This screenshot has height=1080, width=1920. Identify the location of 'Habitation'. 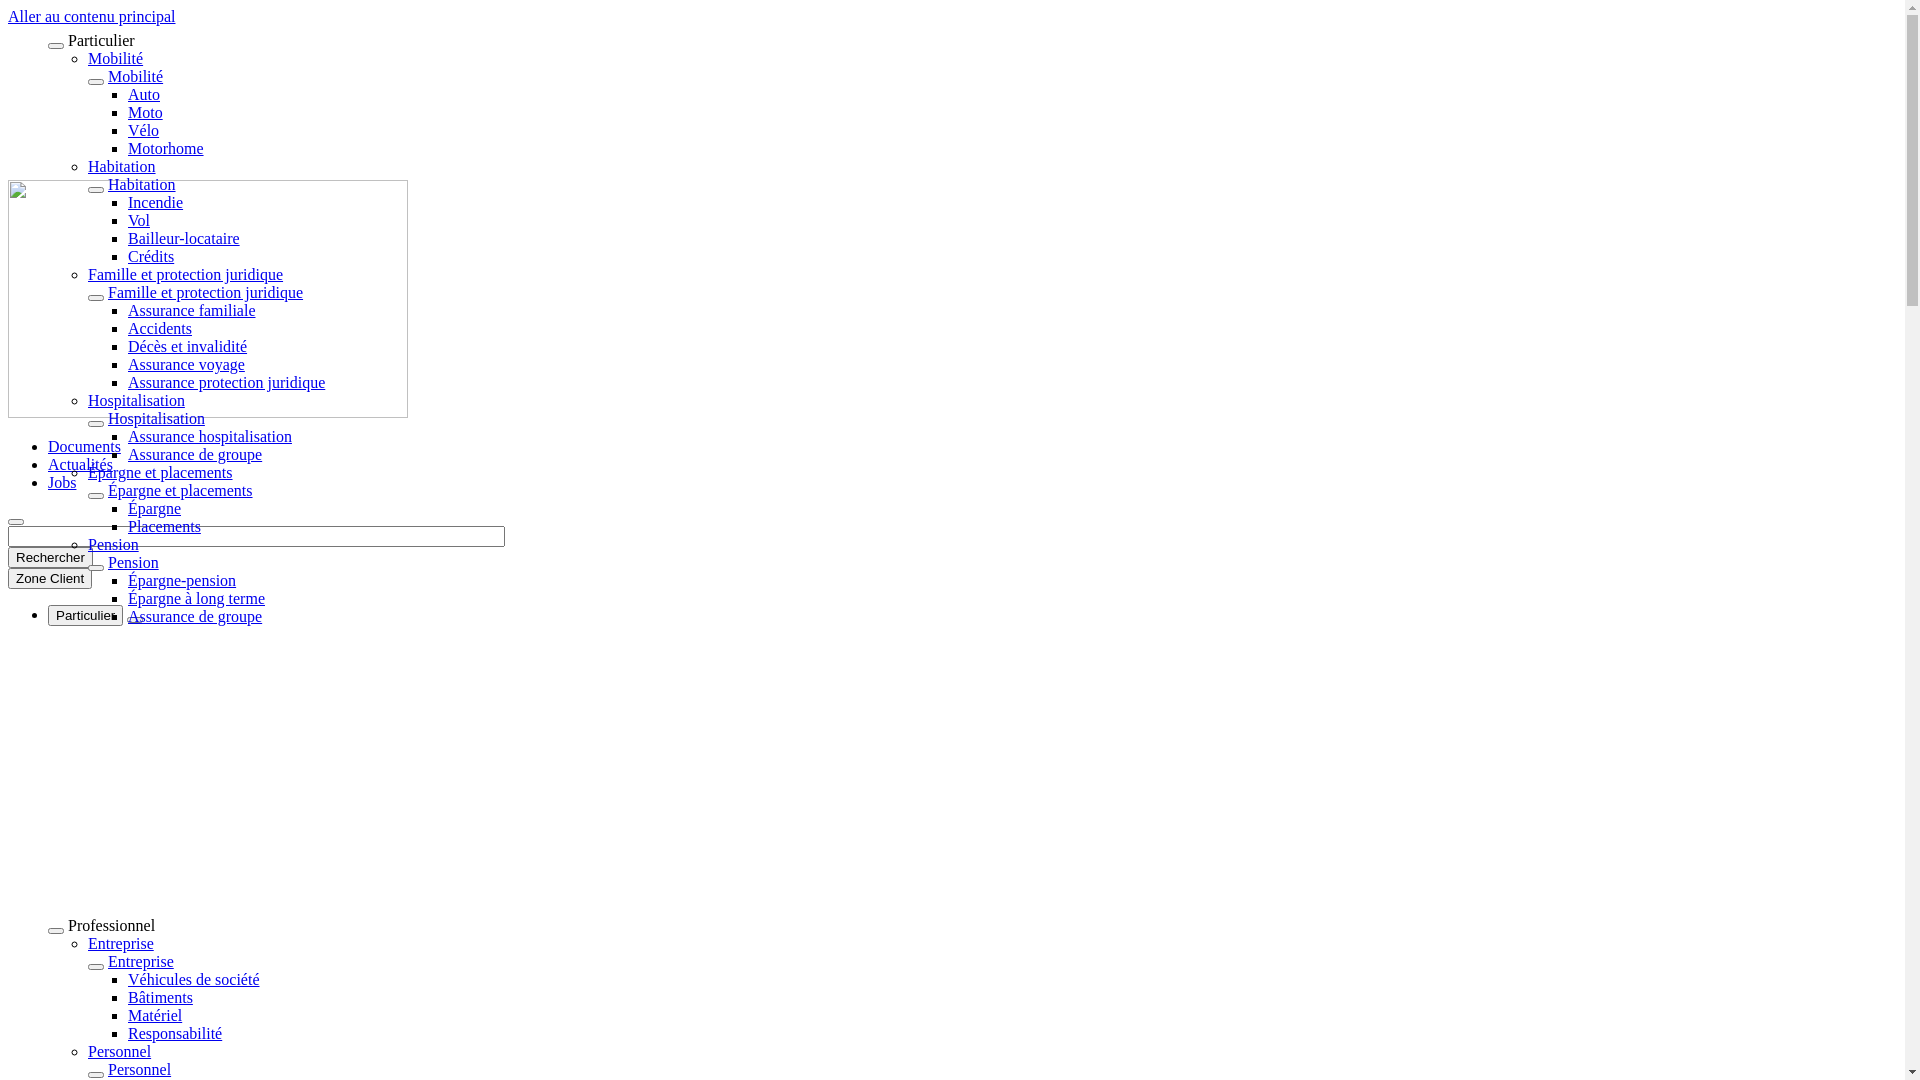
(141, 184).